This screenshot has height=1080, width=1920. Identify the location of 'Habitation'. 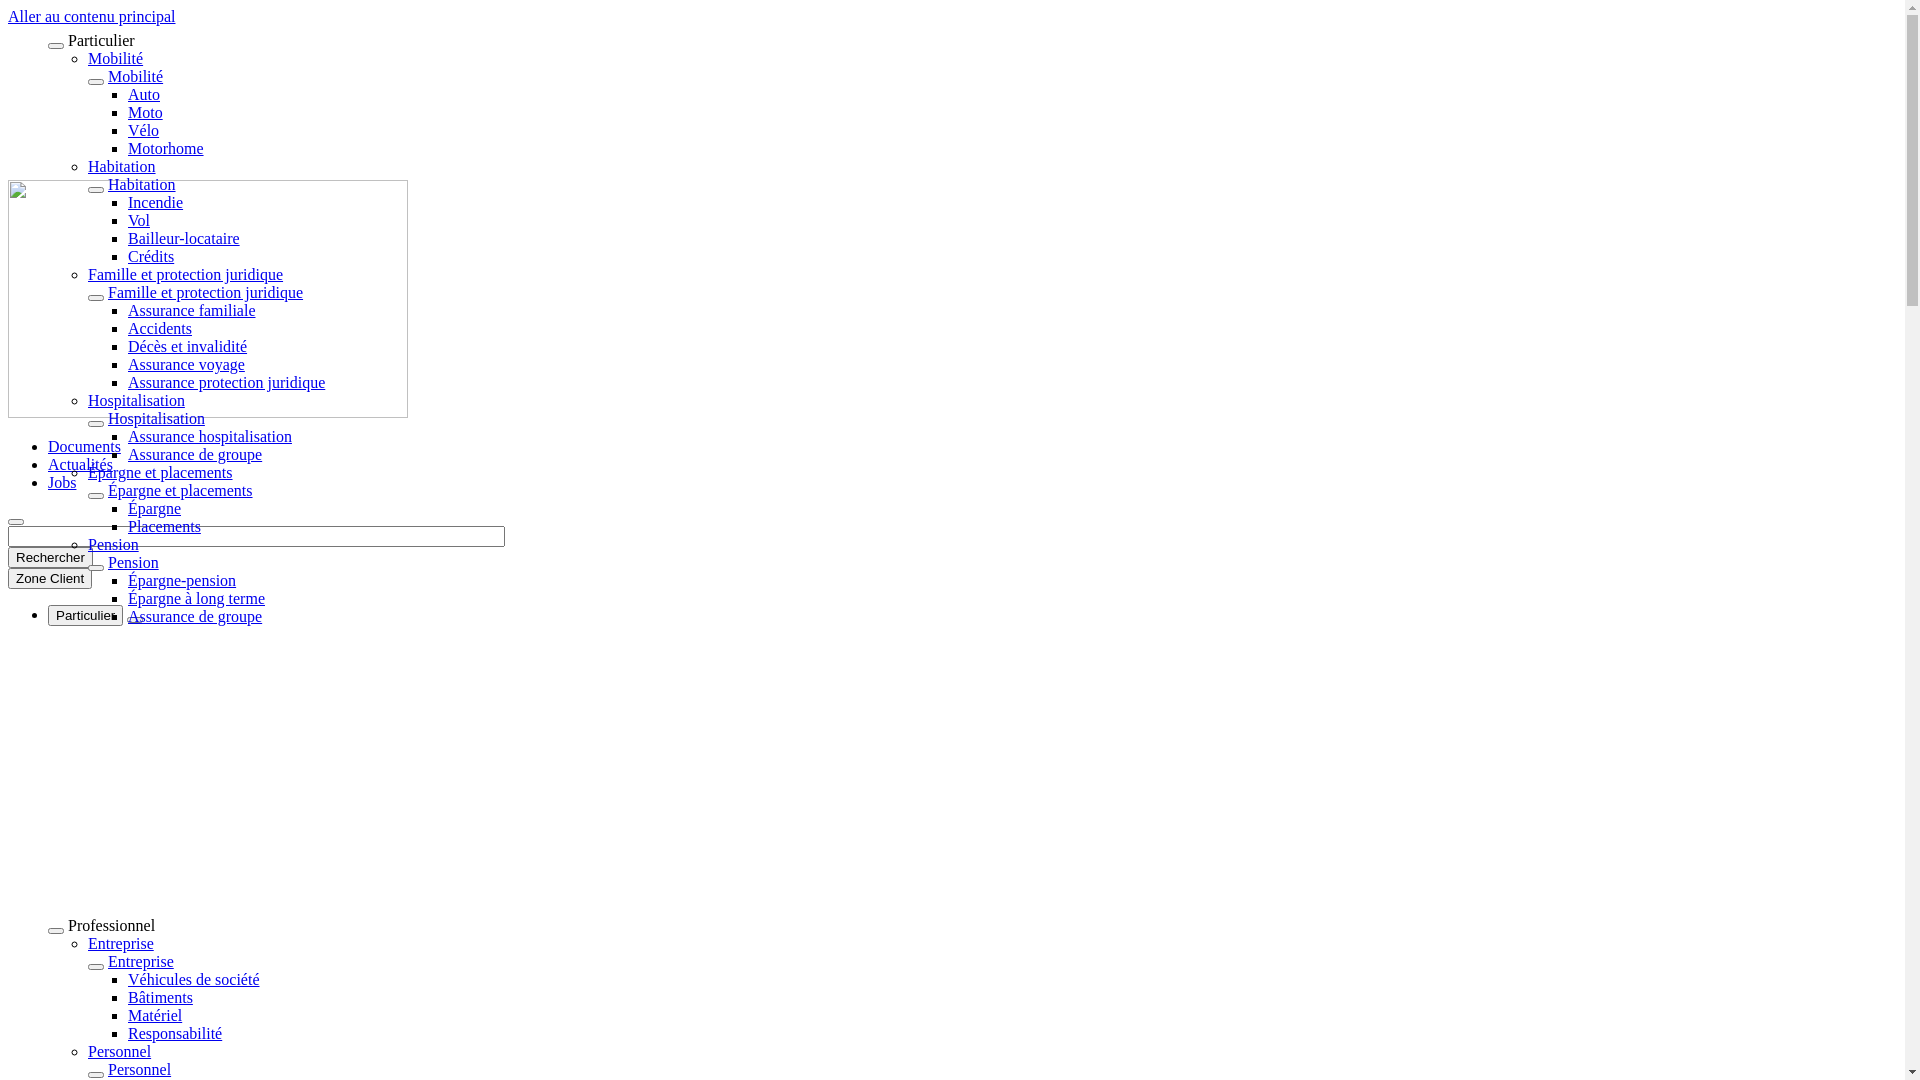
(141, 184).